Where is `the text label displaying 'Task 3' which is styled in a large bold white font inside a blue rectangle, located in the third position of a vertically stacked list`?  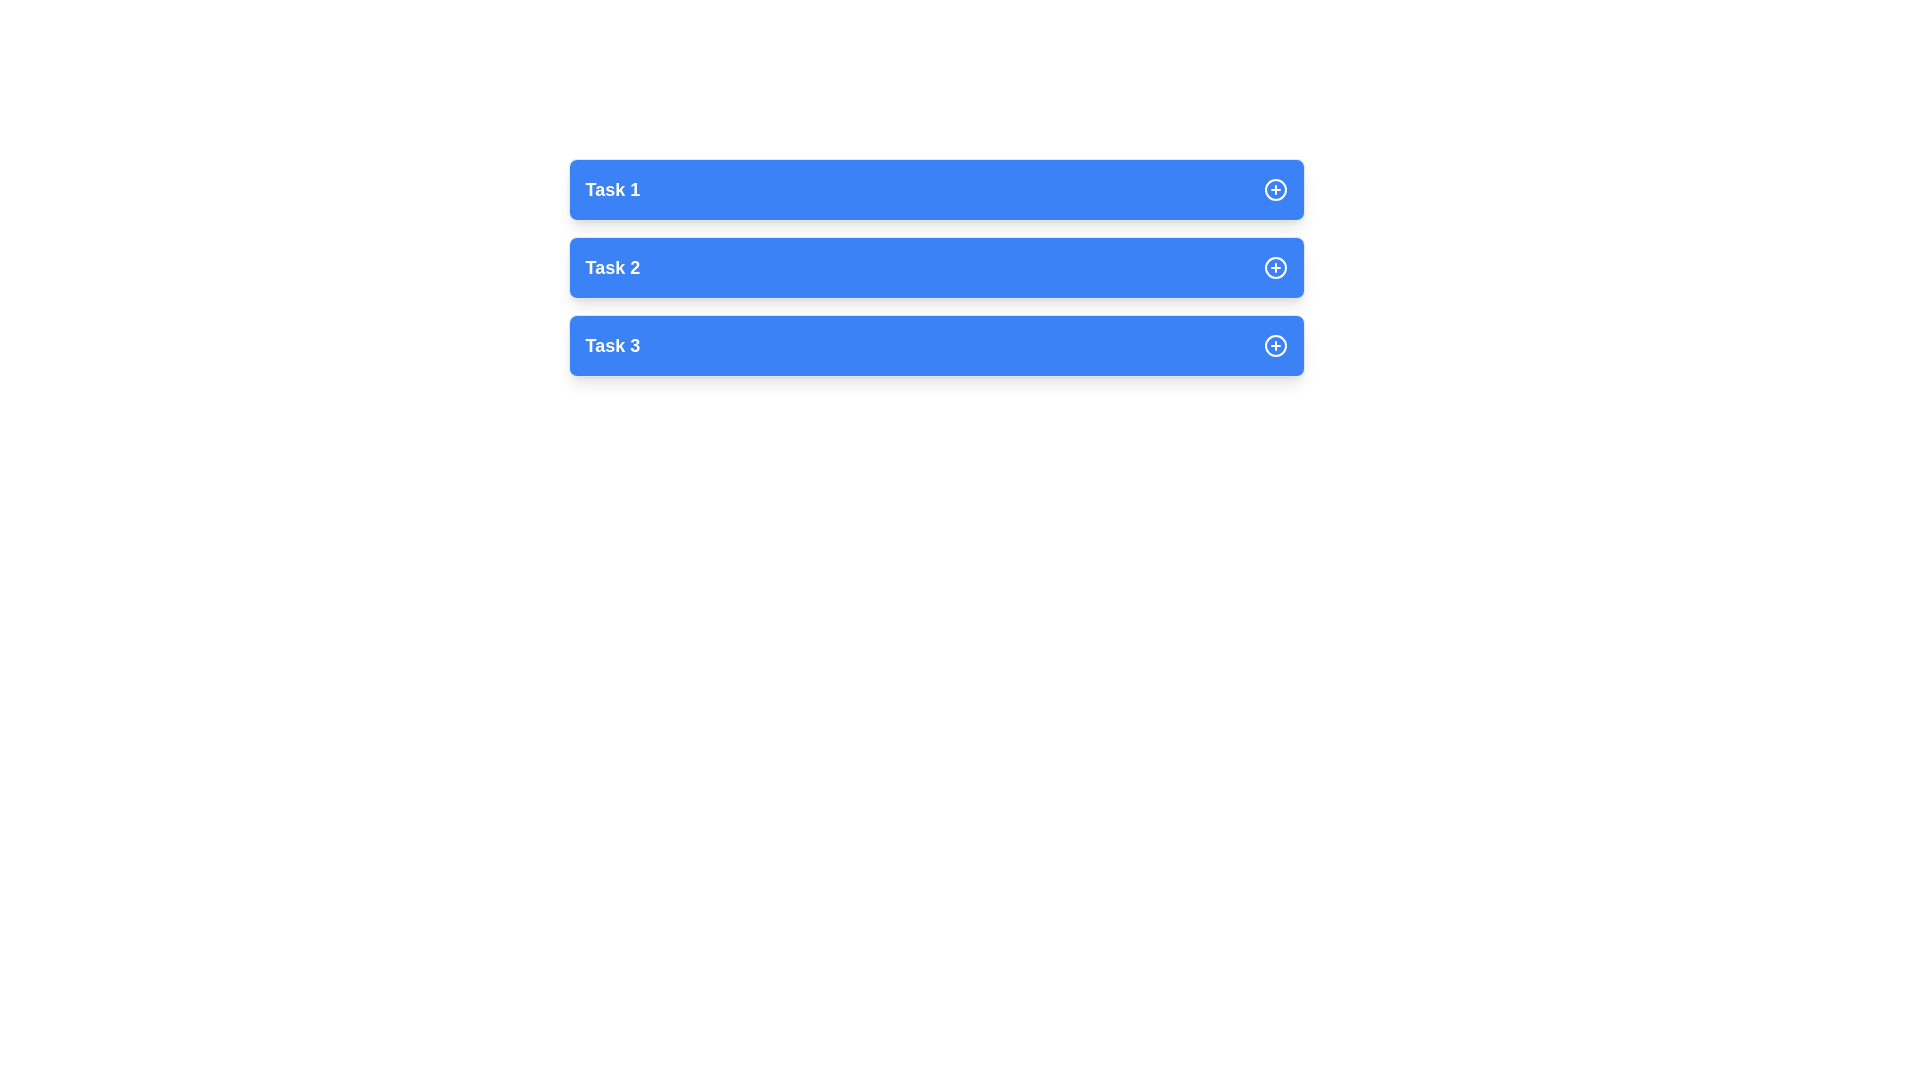 the text label displaying 'Task 3' which is styled in a large bold white font inside a blue rectangle, located in the third position of a vertically stacked list is located at coordinates (611, 345).